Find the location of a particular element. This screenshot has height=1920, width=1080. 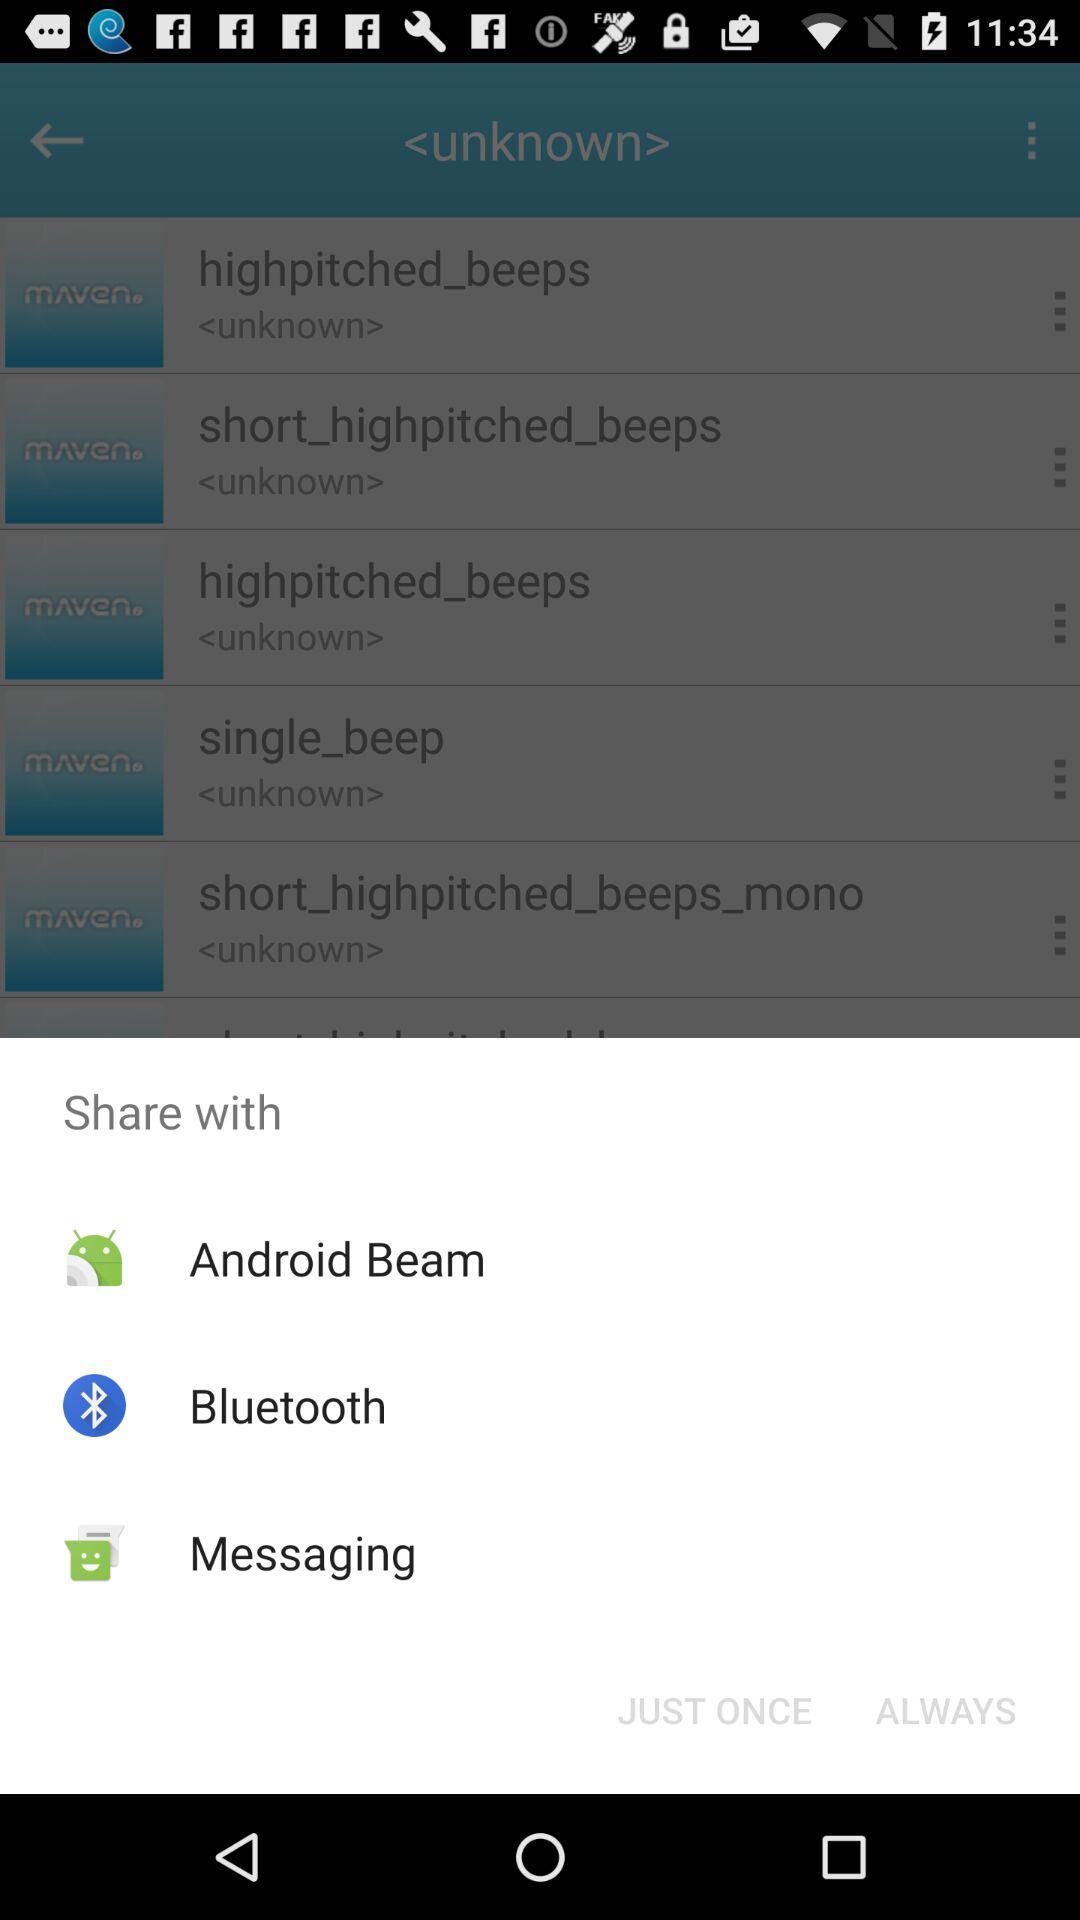

button next to the just once icon is located at coordinates (945, 1708).